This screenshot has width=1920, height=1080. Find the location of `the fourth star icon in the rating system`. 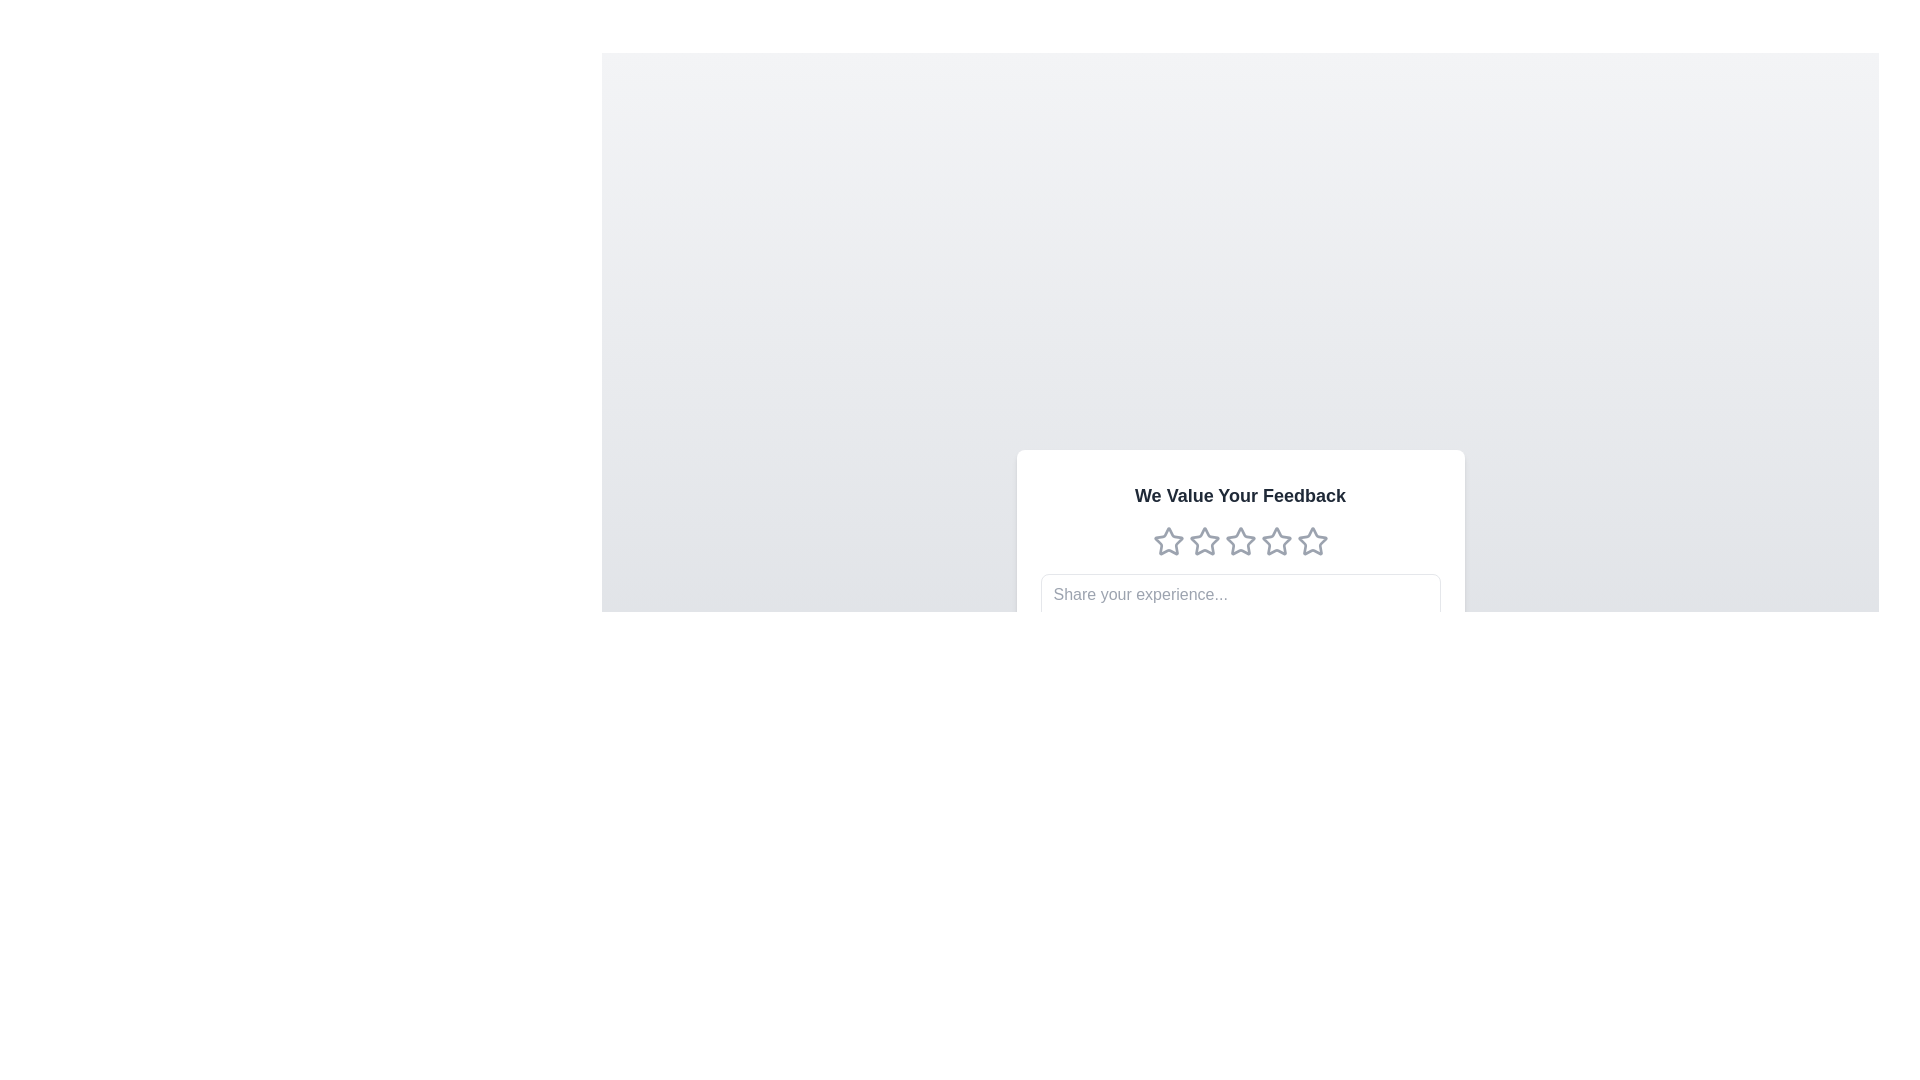

the fourth star icon in the rating system is located at coordinates (1239, 542).